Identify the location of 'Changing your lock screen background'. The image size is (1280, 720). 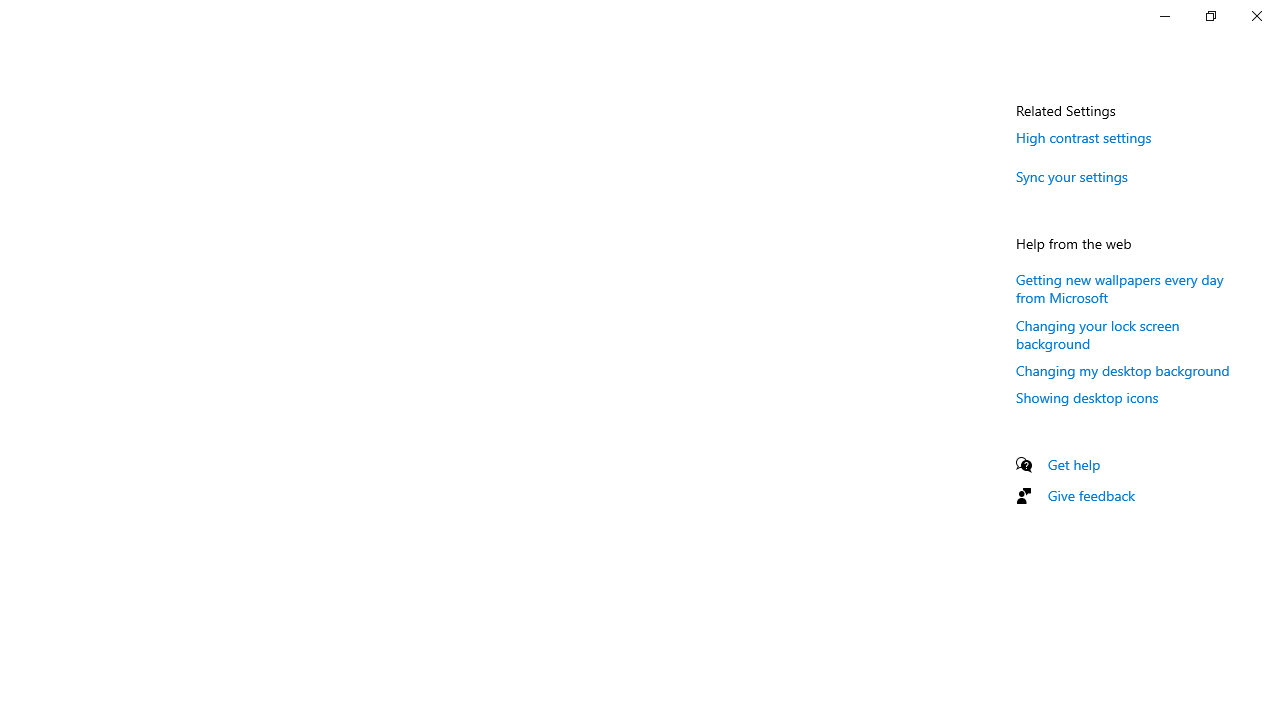
(1097, 333).